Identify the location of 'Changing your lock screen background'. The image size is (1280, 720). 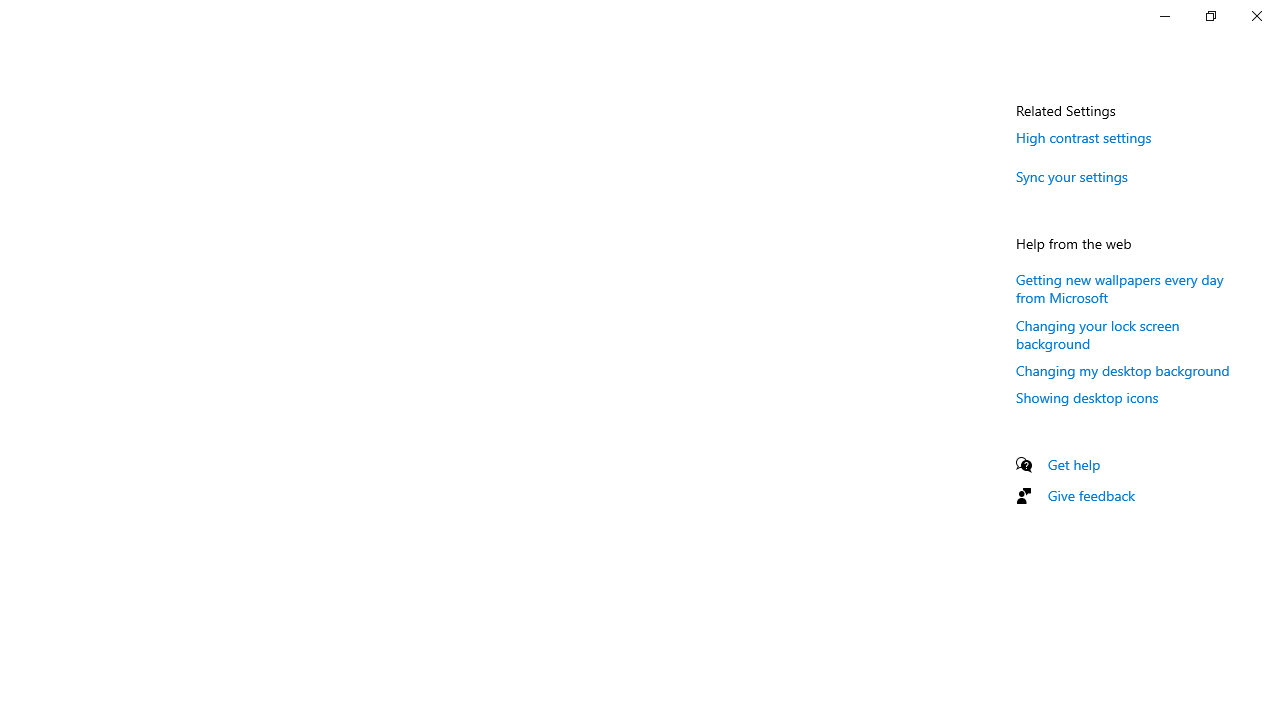
(1097, 333).